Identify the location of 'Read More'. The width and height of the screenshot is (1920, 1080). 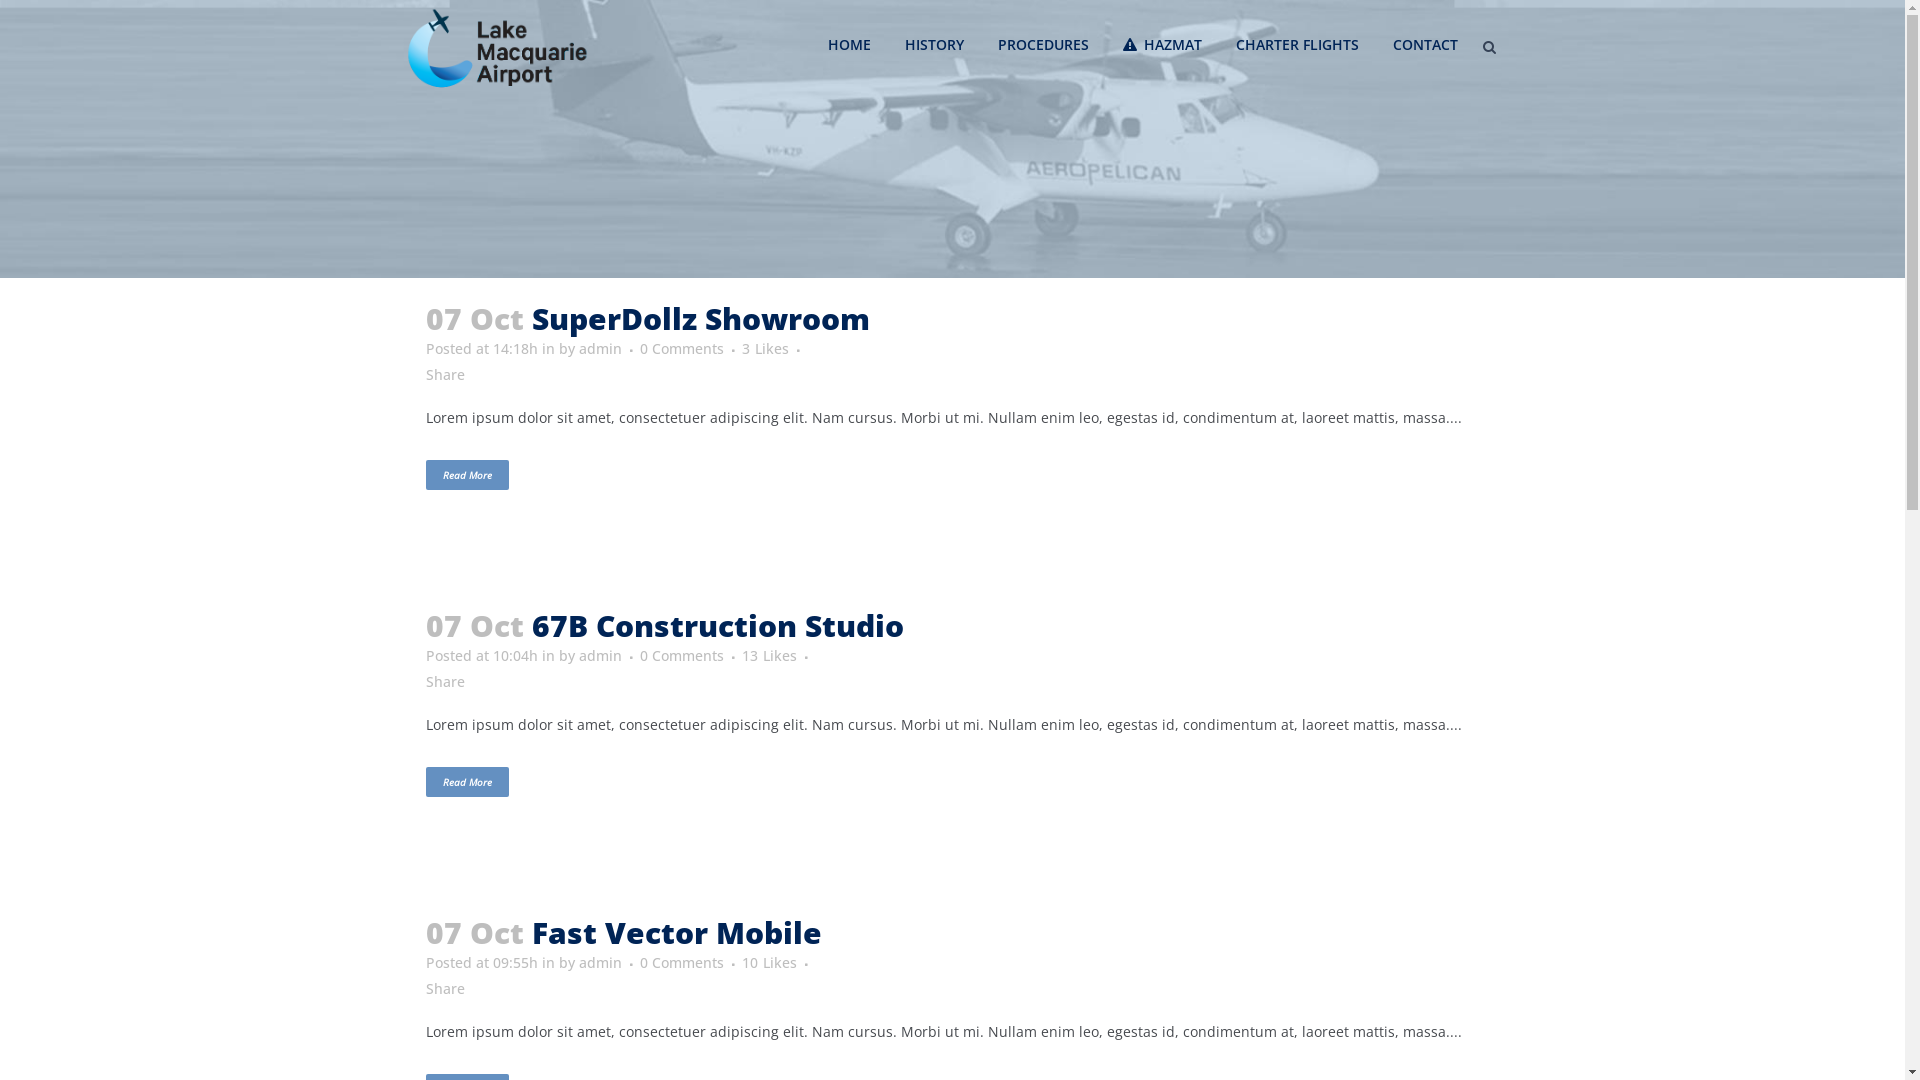
(466, 781).